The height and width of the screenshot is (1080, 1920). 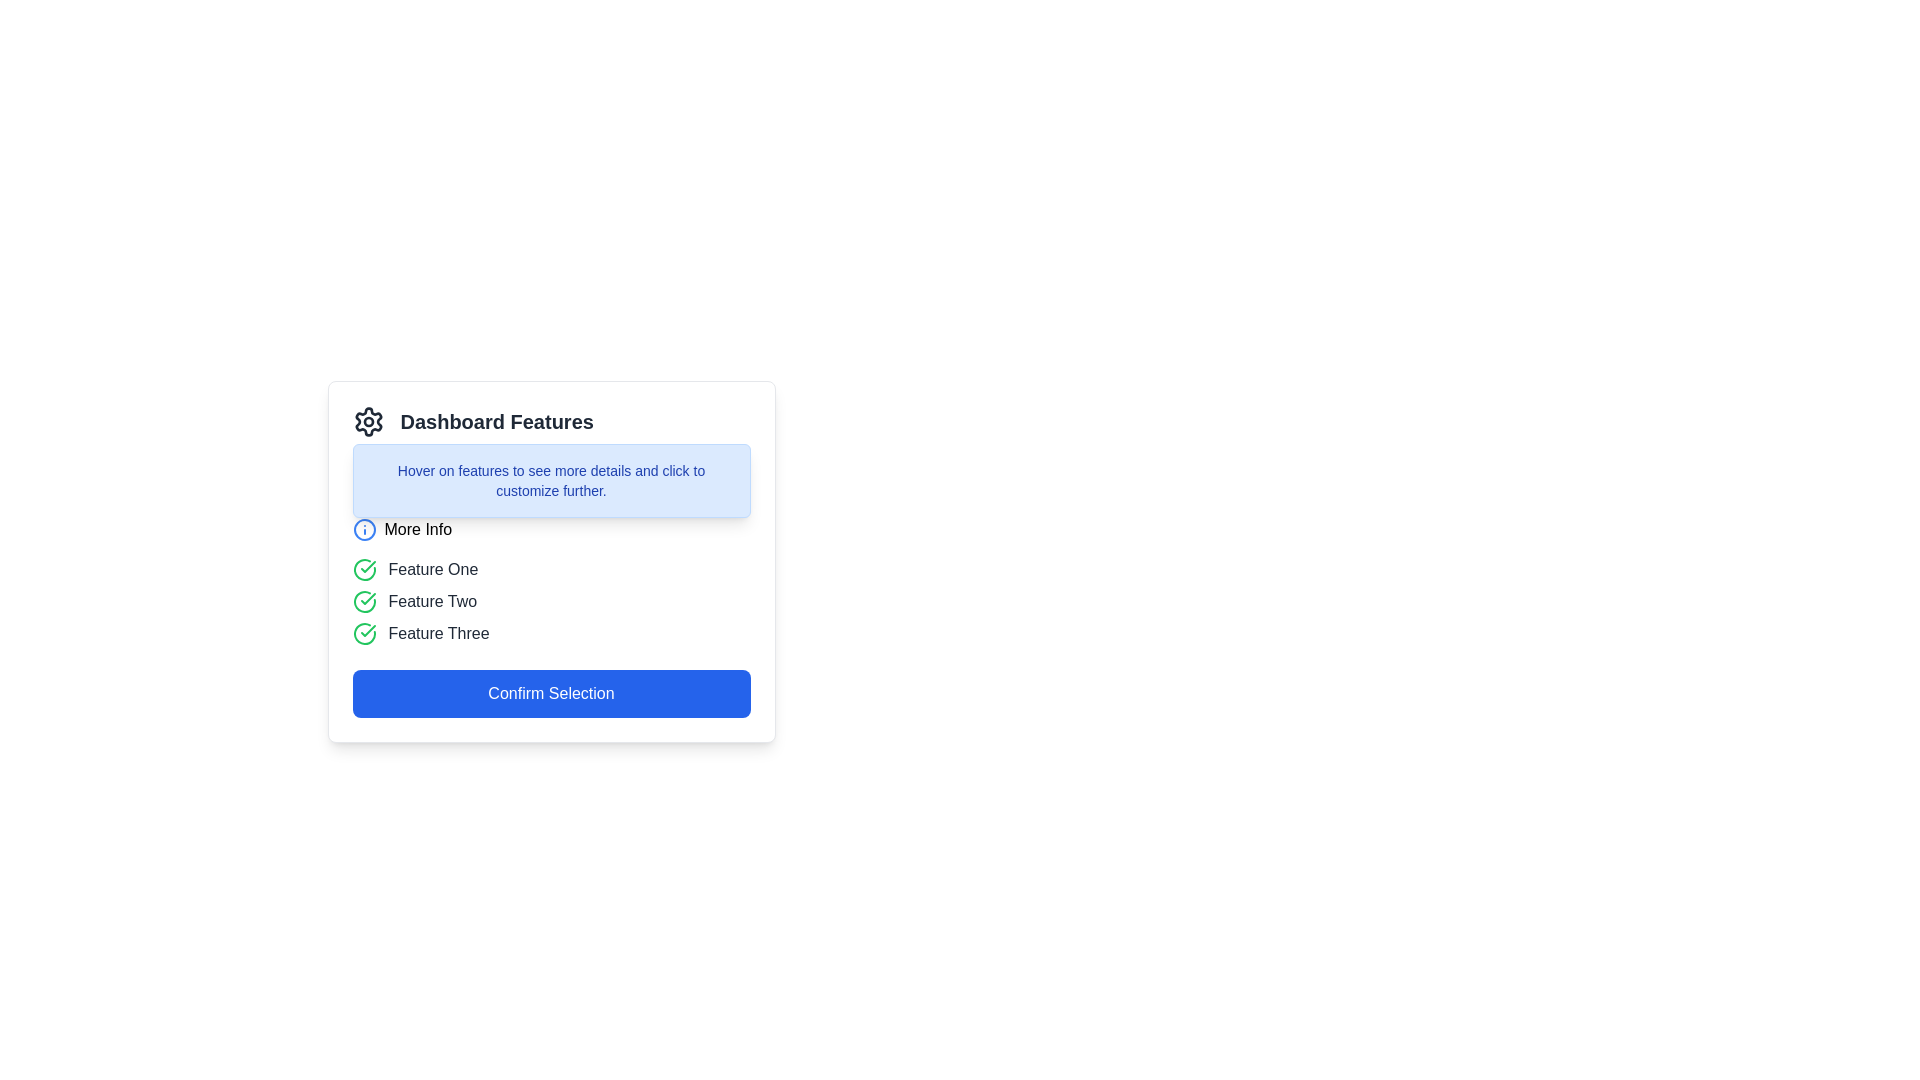 I want to click on text label displaying 'Feature One' styled in gray font, positioned as the first item under the 'Dashboard Features' section, so click(x=432, y=570).